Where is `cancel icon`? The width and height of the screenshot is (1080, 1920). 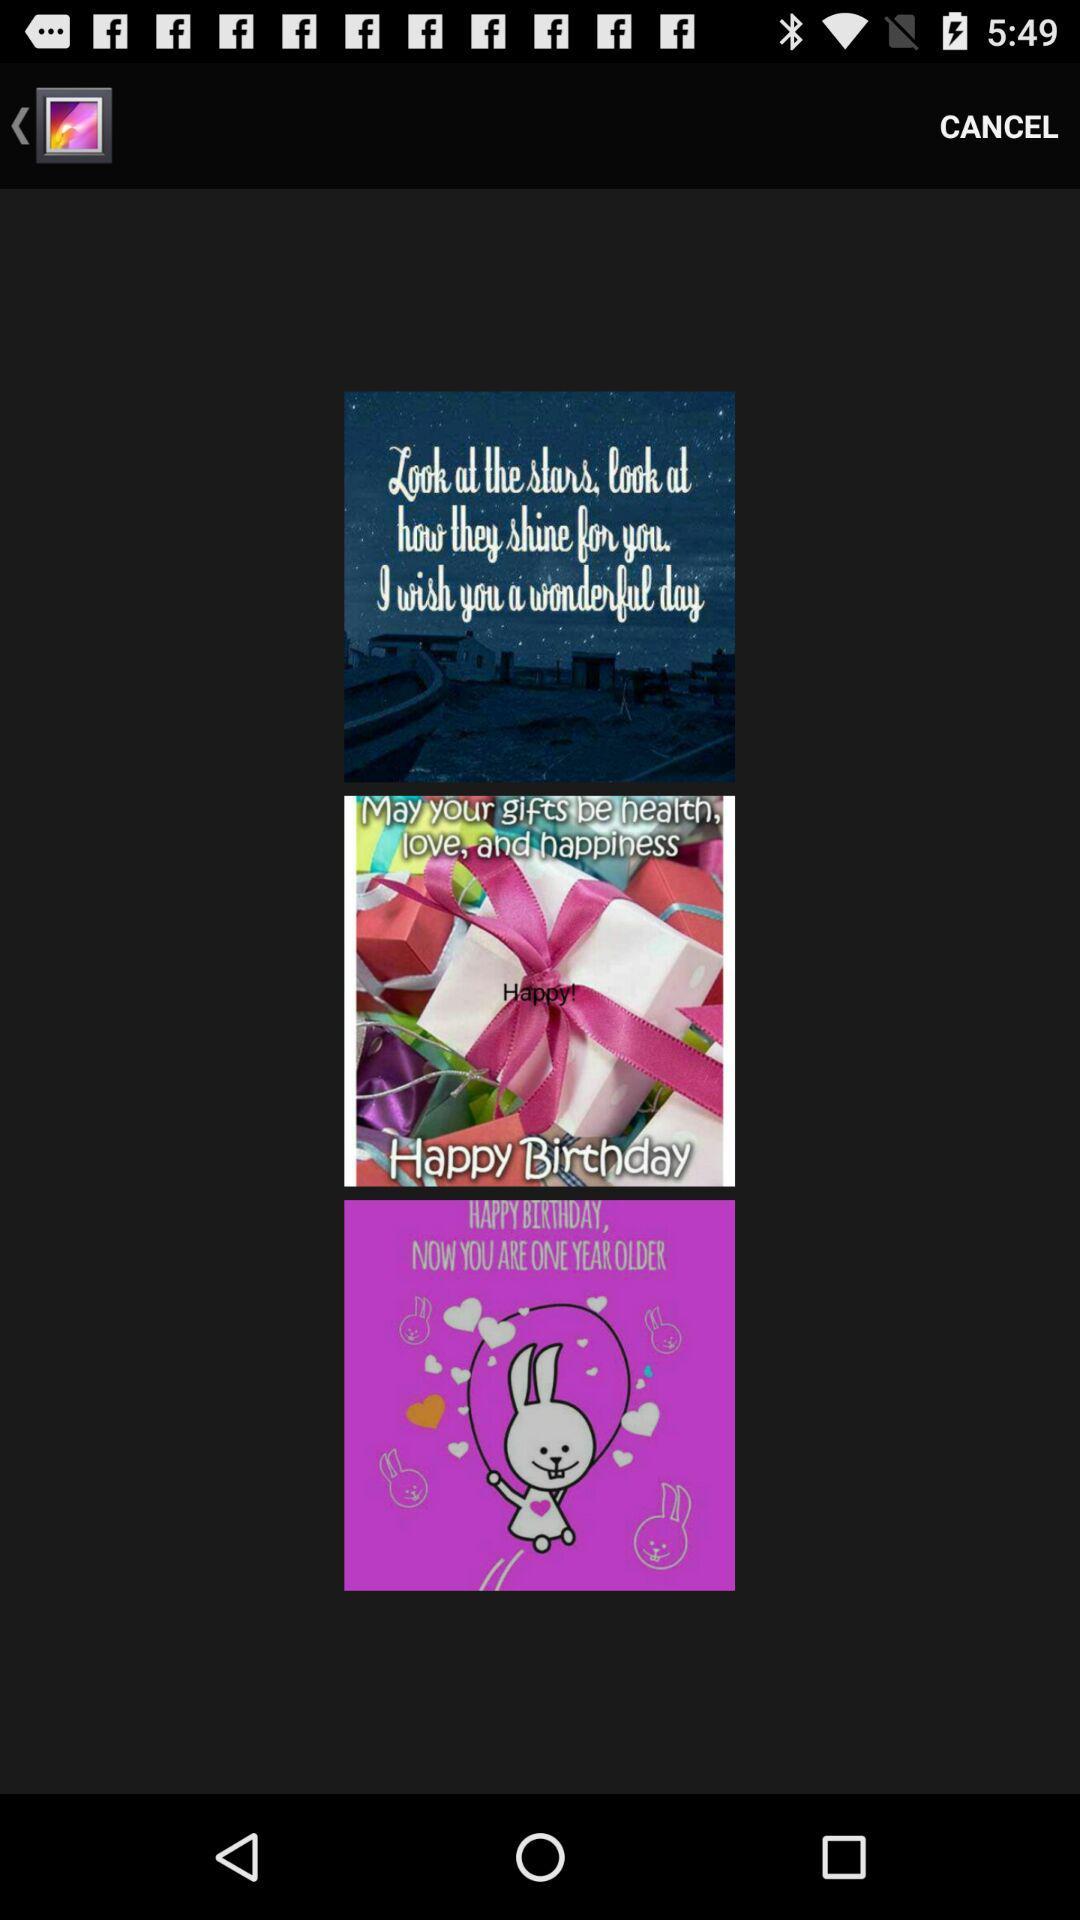 cancel icon is located at coordinates (999, 124).